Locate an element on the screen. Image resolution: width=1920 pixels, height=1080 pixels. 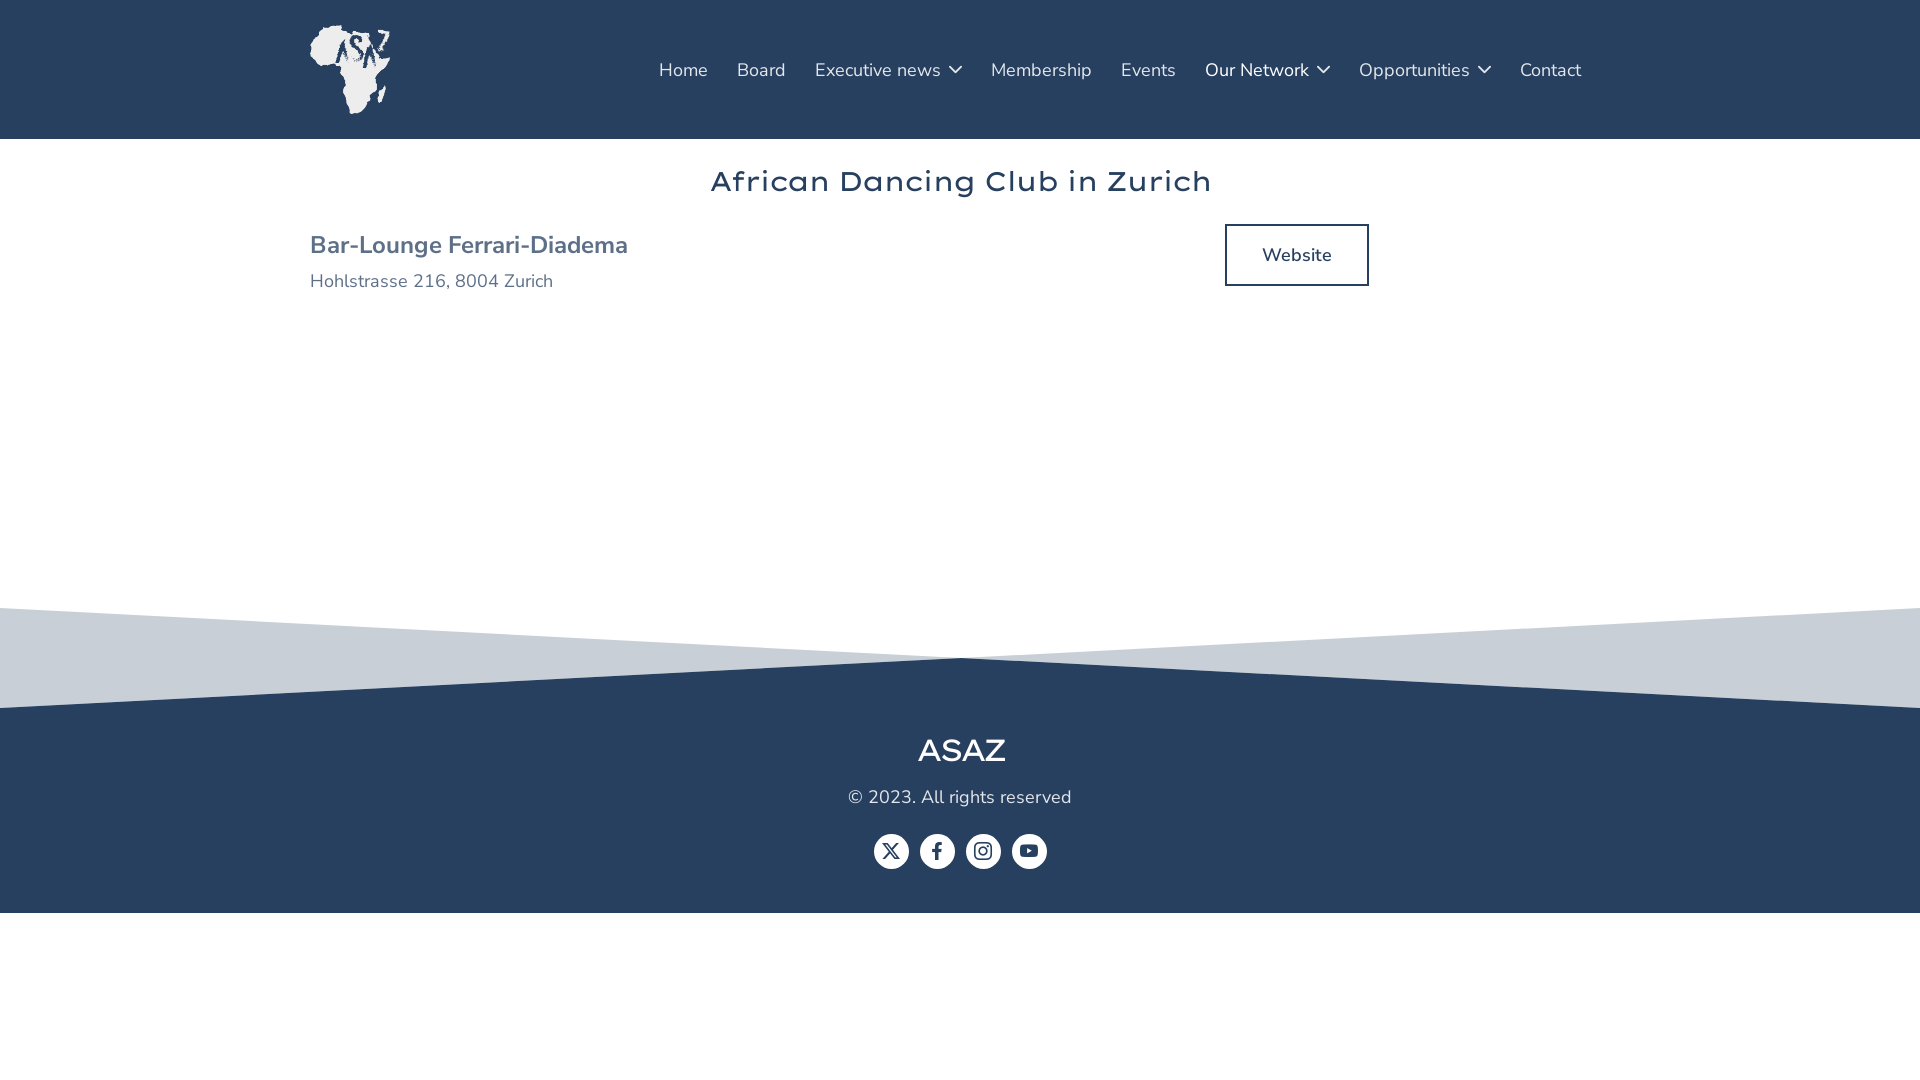
'Events' is located at coordinates (1148, 68).